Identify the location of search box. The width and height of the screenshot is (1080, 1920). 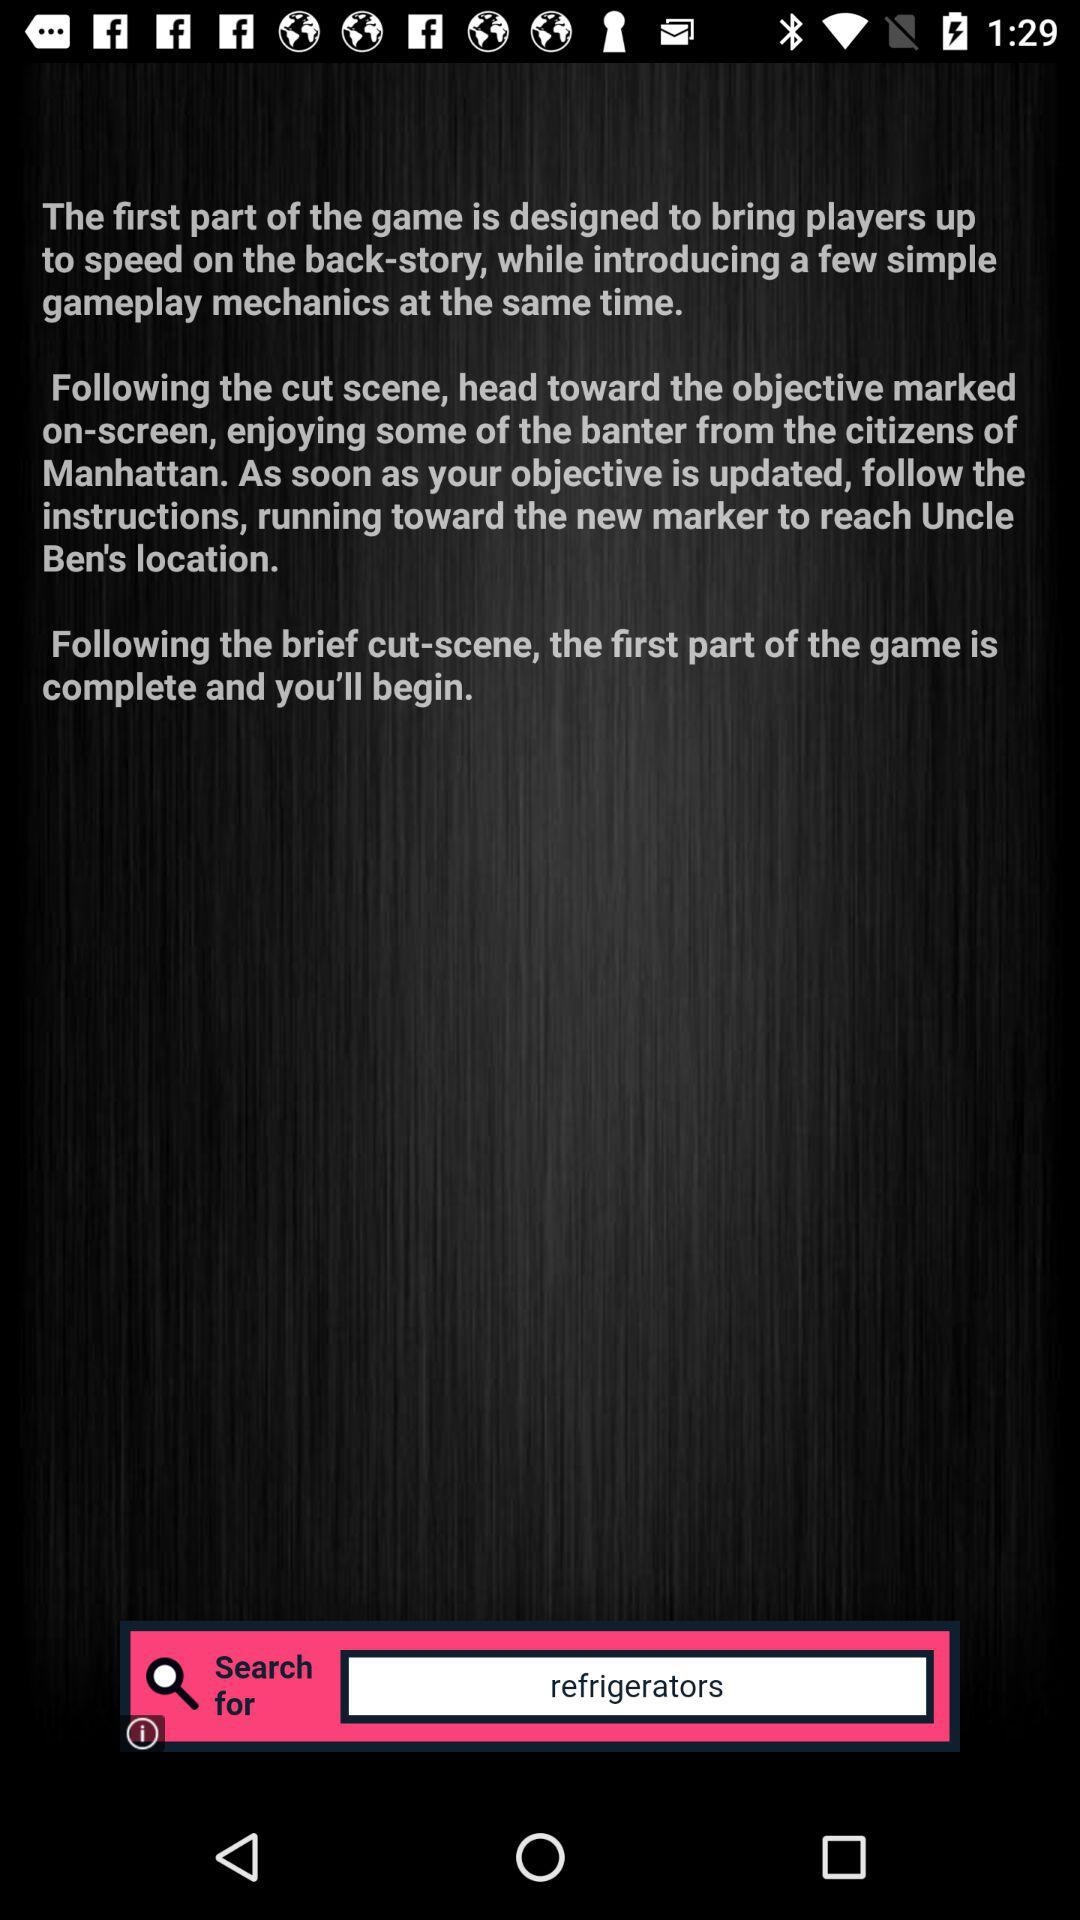
(540, 1685).